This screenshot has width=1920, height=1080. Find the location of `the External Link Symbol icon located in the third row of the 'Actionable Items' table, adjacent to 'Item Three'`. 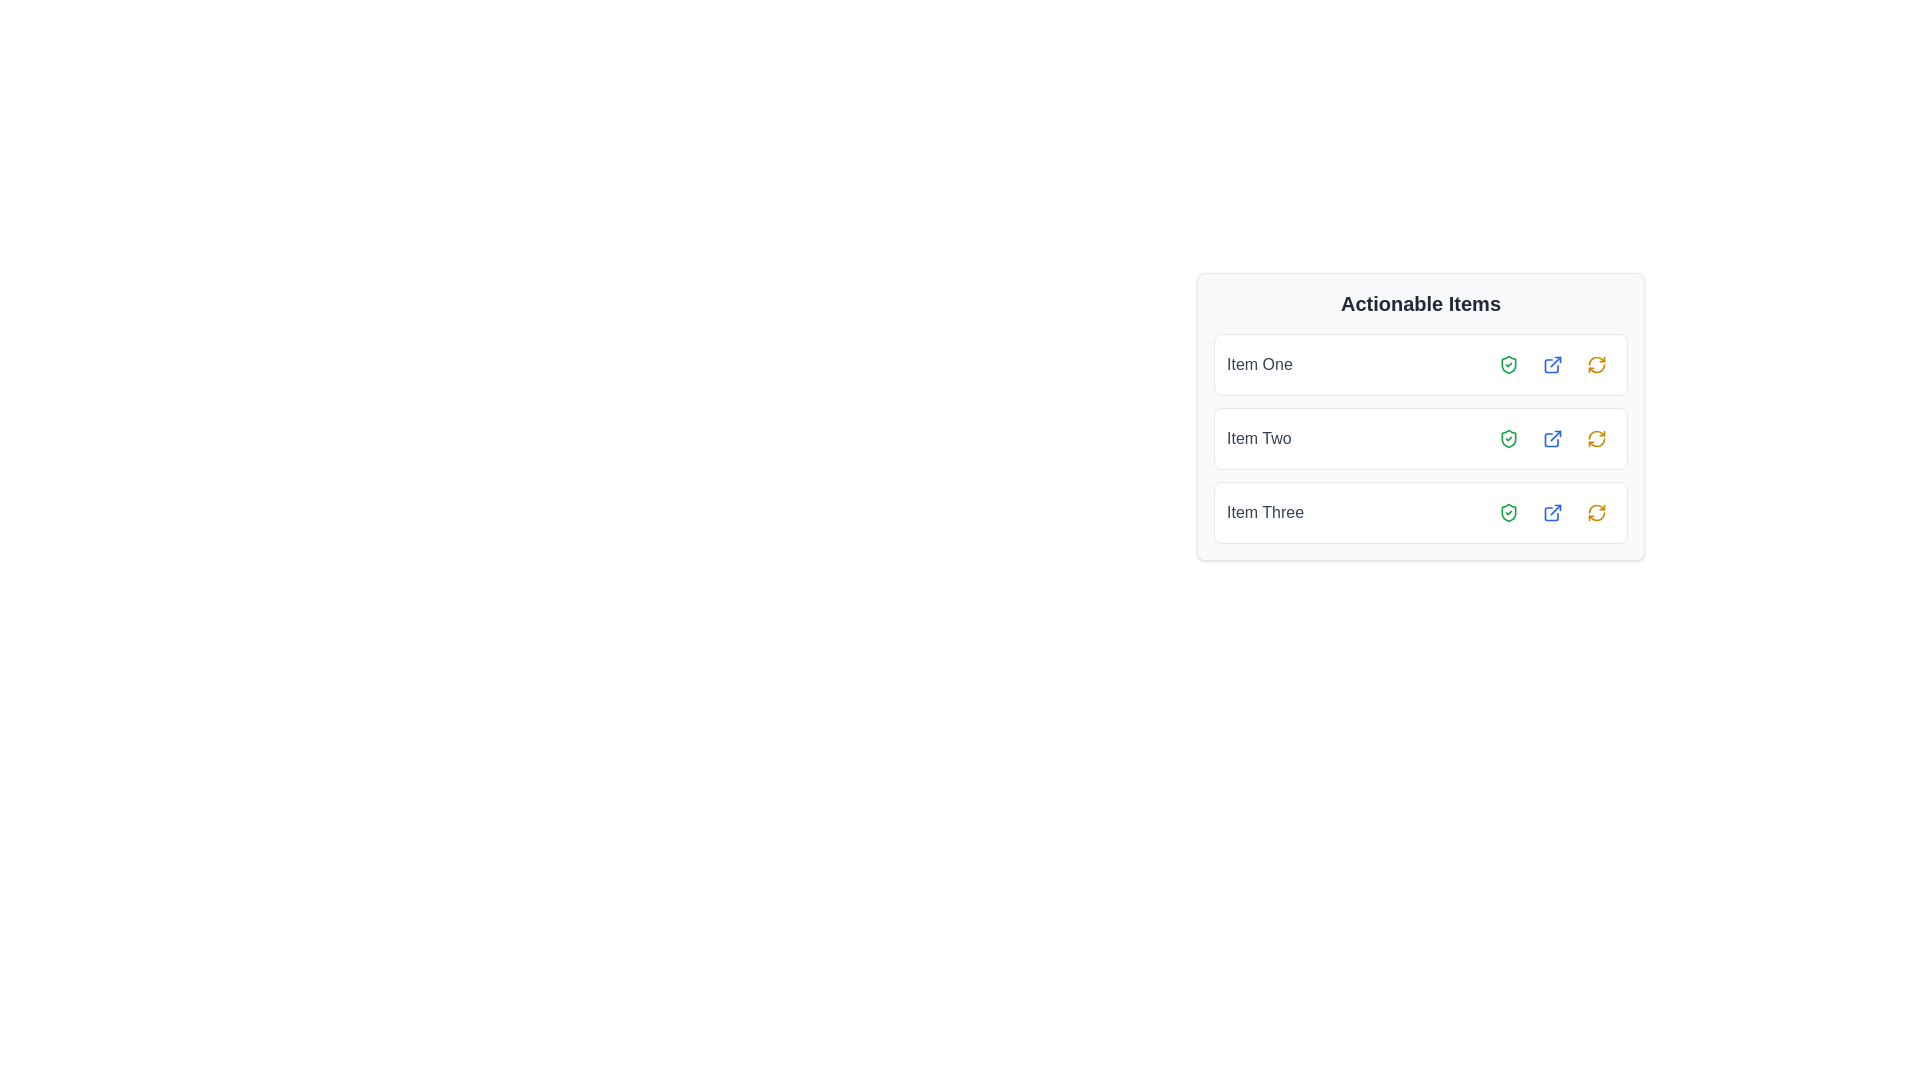

the External Link Symbol icon located in the third row of the 'Actionable Items' table, adjacent to 'Item Three' is located at coordinates (1552, 512).